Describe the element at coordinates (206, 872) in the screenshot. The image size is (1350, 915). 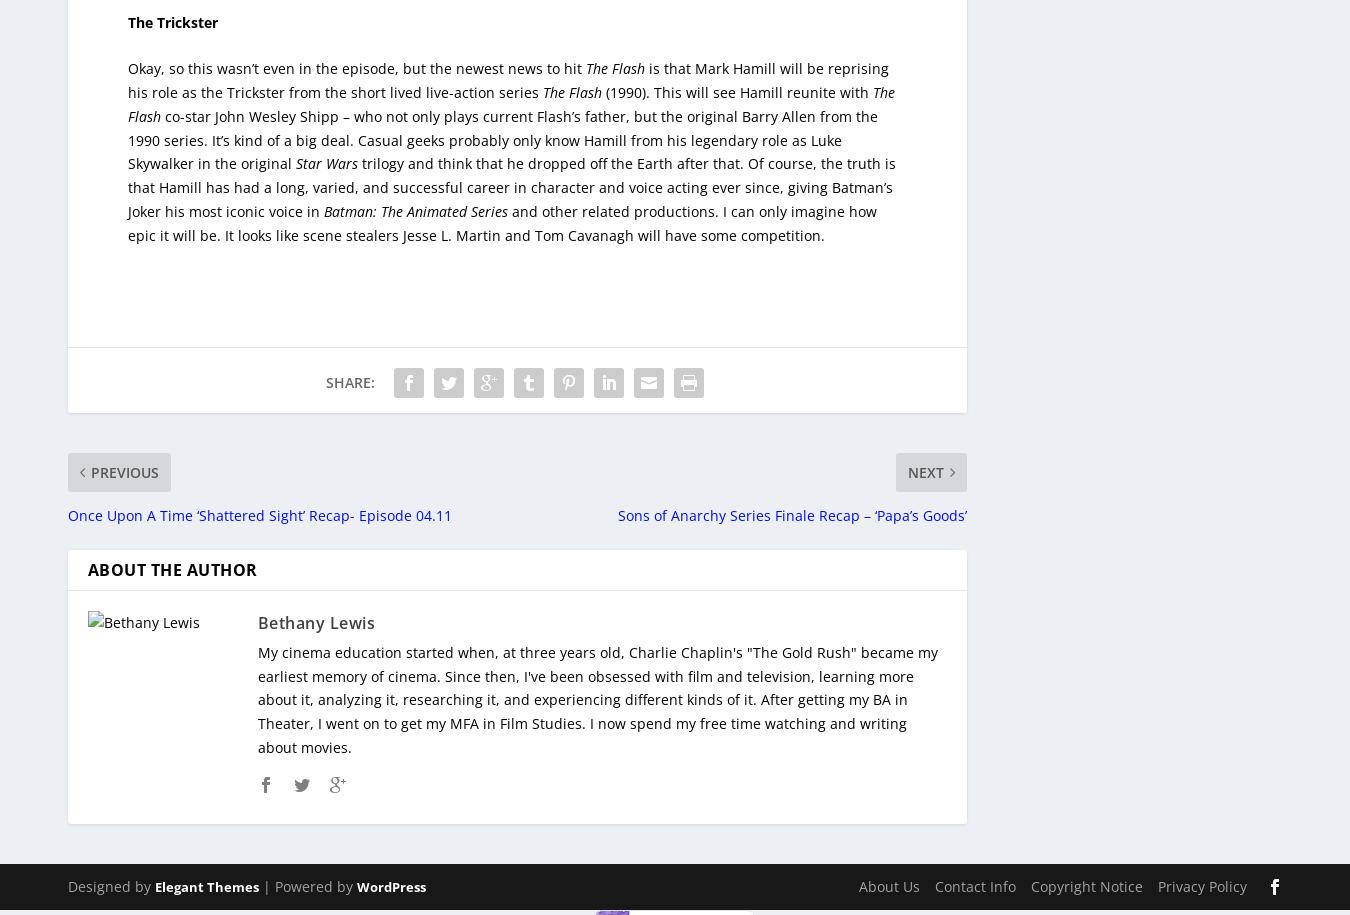
I see `'Elegant Themes'` at that location.